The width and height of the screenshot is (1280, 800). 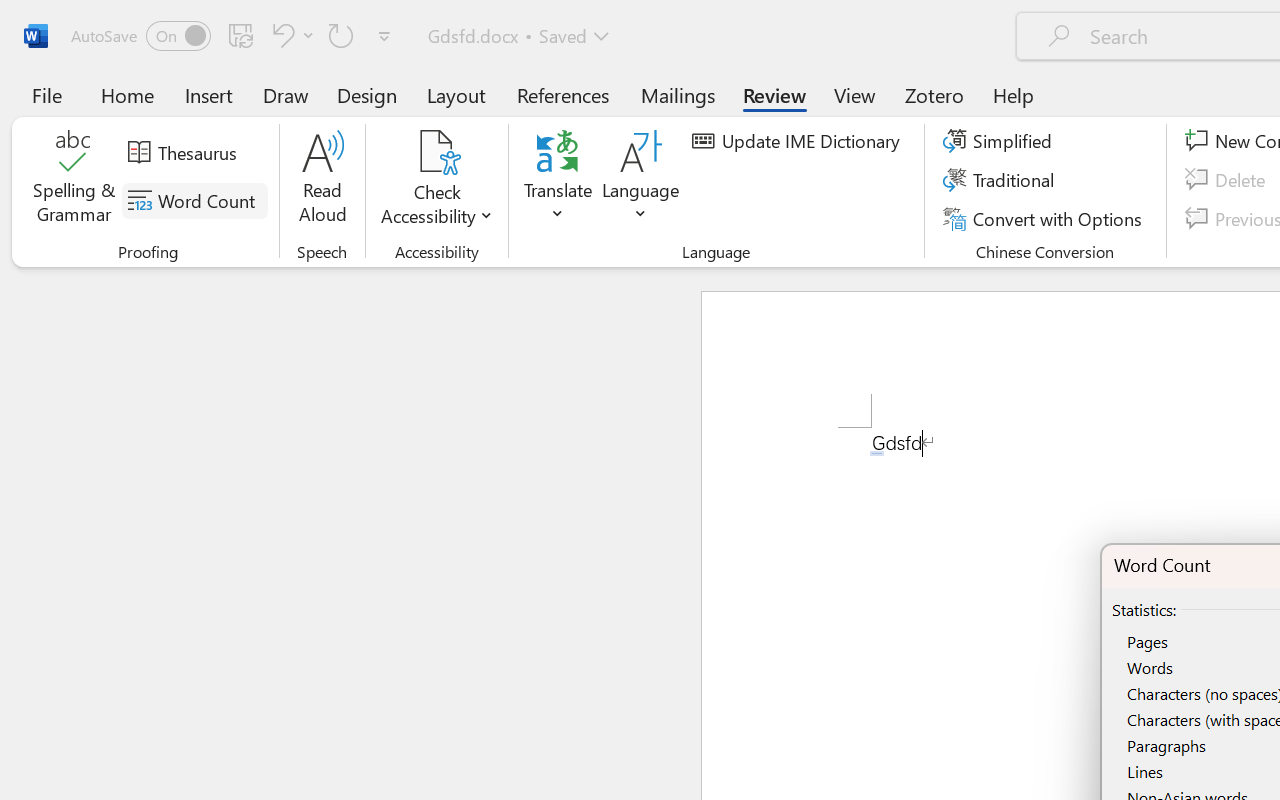 I want to click on 'Language', so click(x=641, y=179).